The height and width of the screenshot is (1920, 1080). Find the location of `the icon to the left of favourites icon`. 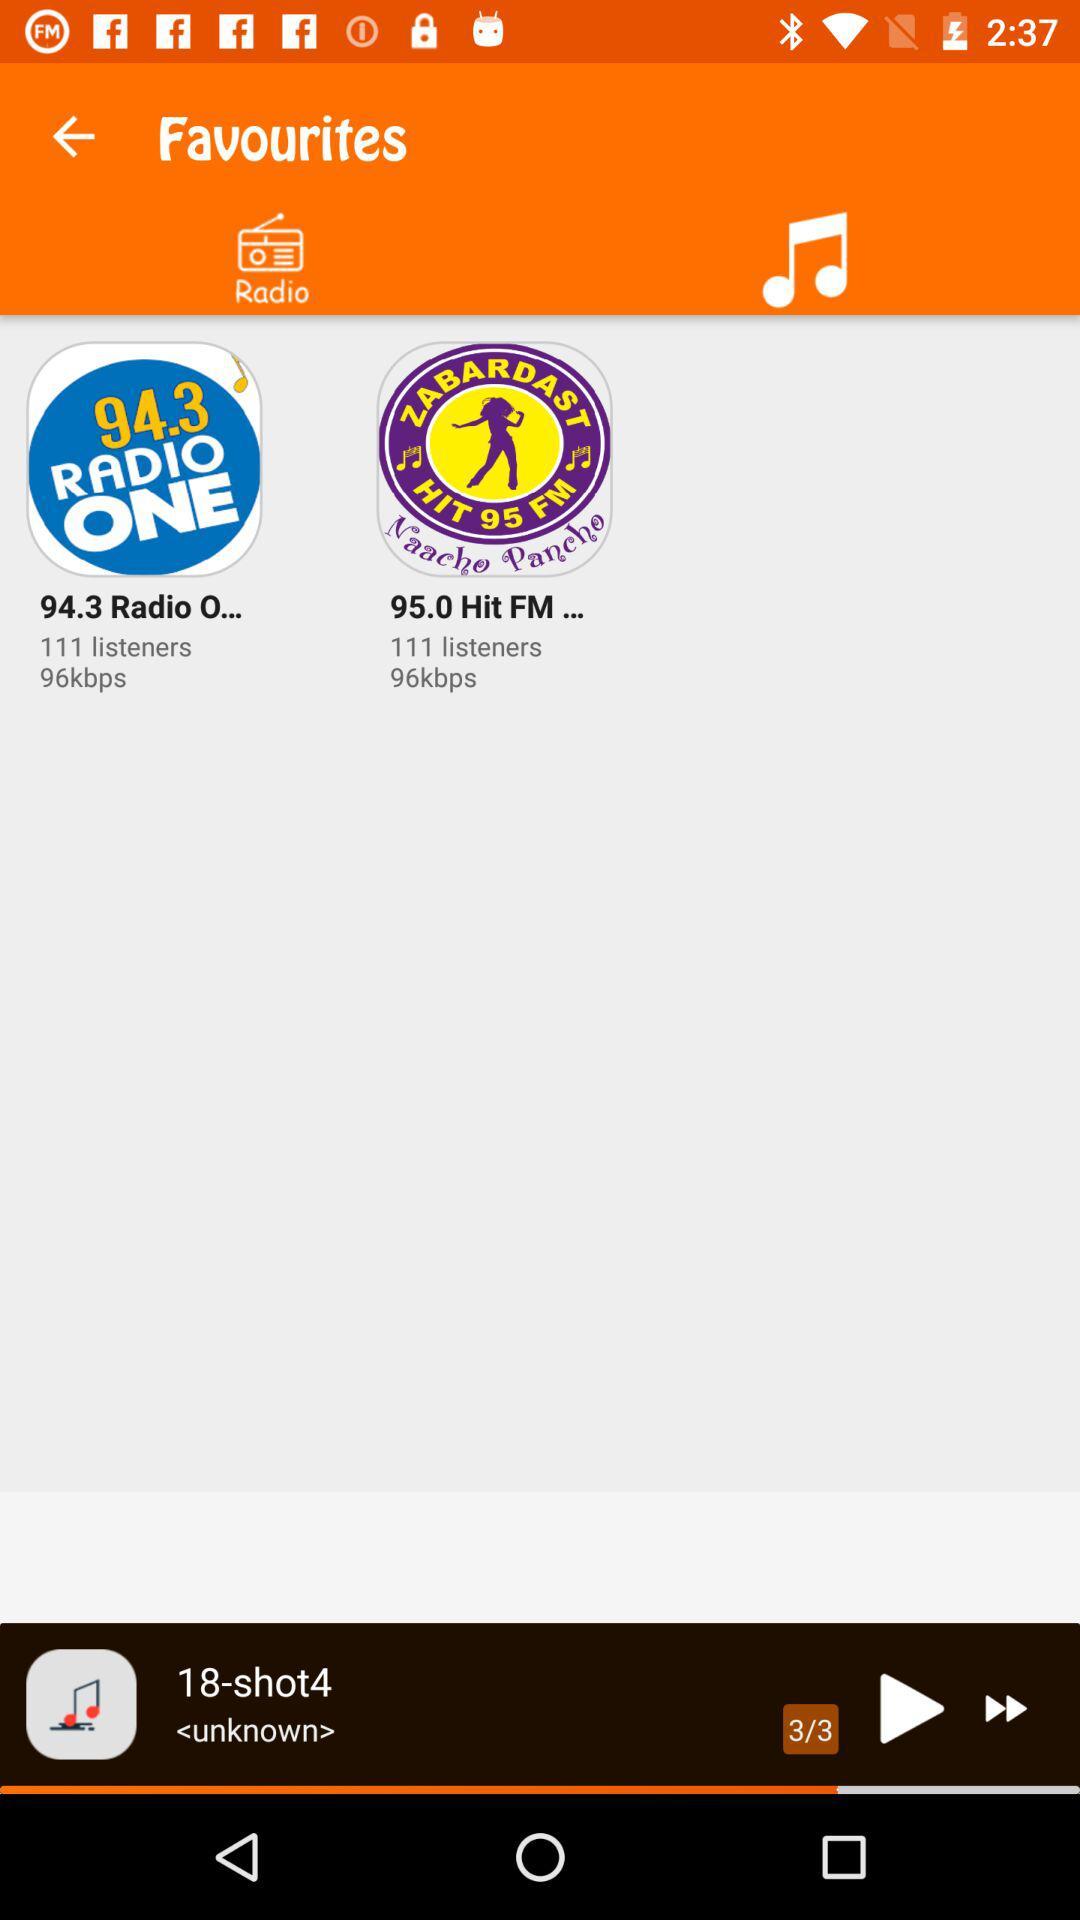

the icon to the left of favourites icon is located at coordinates (72, 130).